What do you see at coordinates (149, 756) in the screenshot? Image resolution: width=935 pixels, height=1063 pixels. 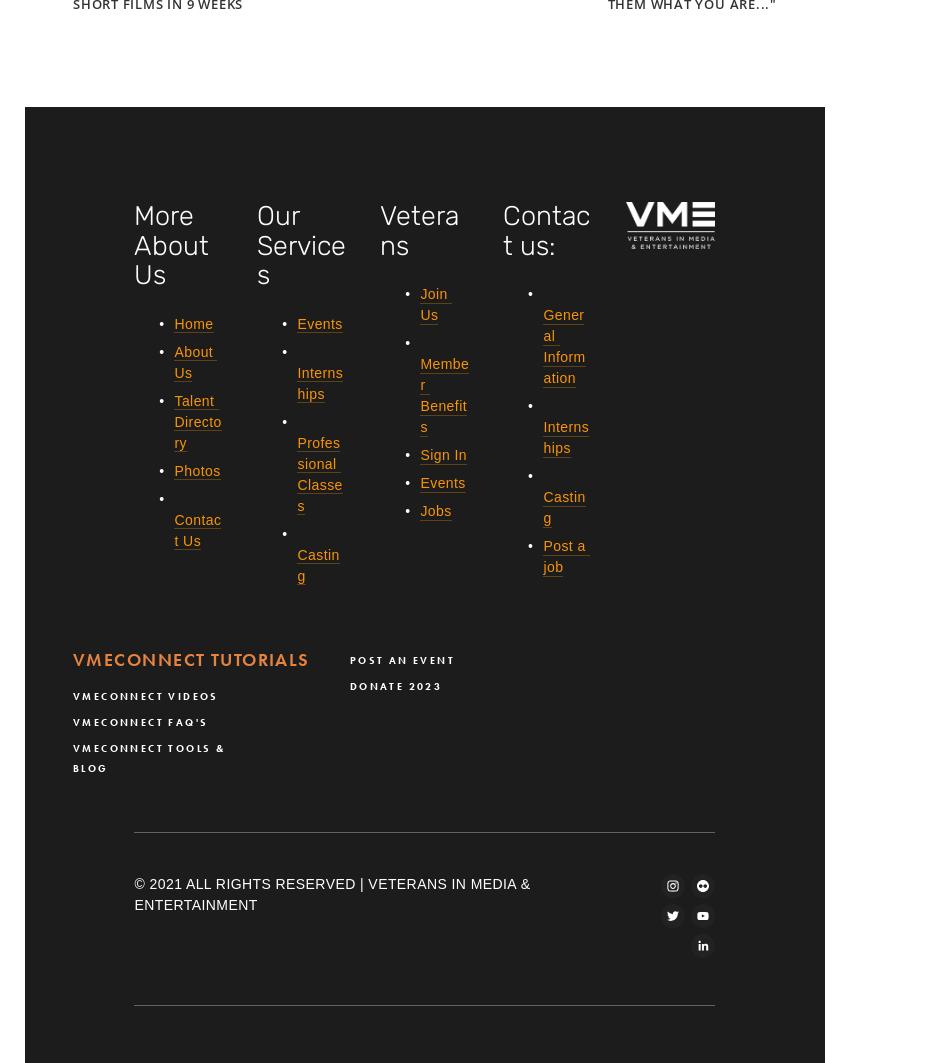 I see `'VMEConnect Tools & Blog'` at bounding box center [149, 756].